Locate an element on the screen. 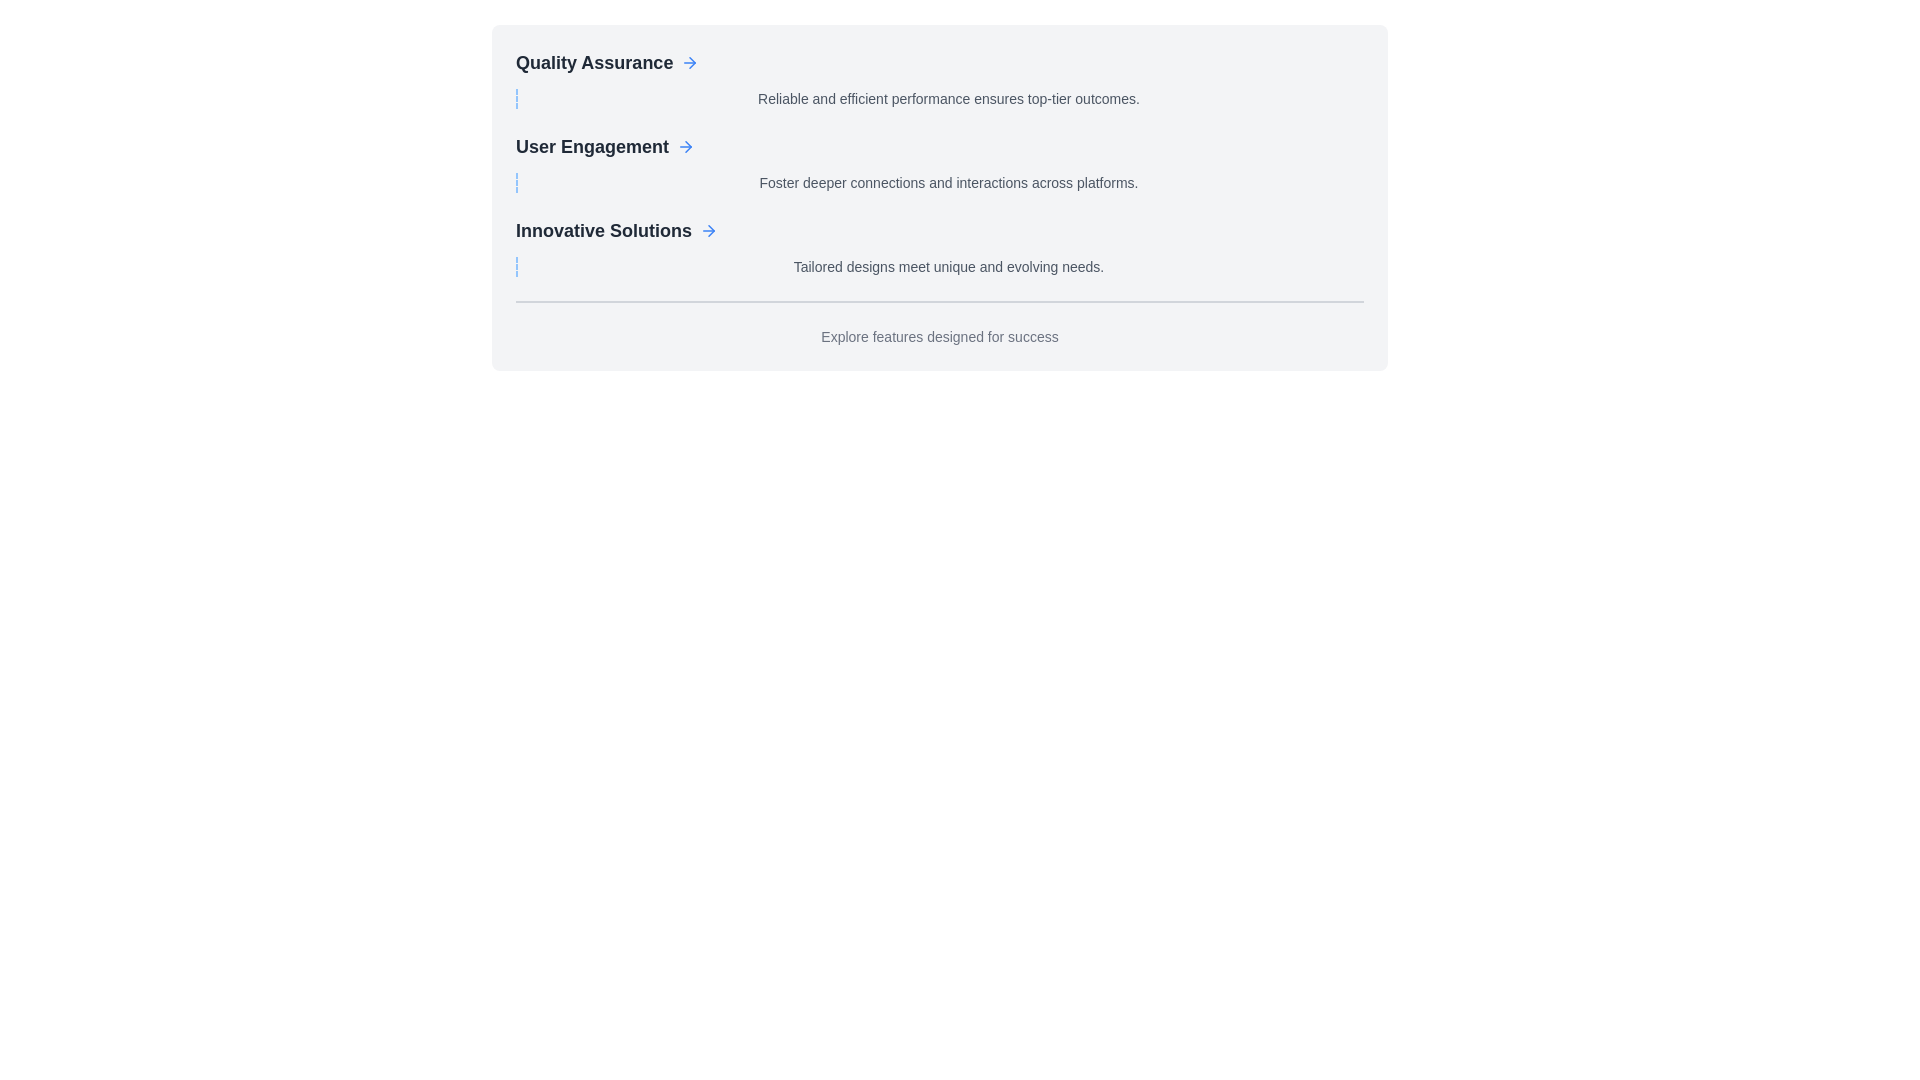  the text label item titled 'Innovative Solutions', which is the third item in a vertical list of options and has a right arrow icon indicating navigation is located at coordinates (603, 230).